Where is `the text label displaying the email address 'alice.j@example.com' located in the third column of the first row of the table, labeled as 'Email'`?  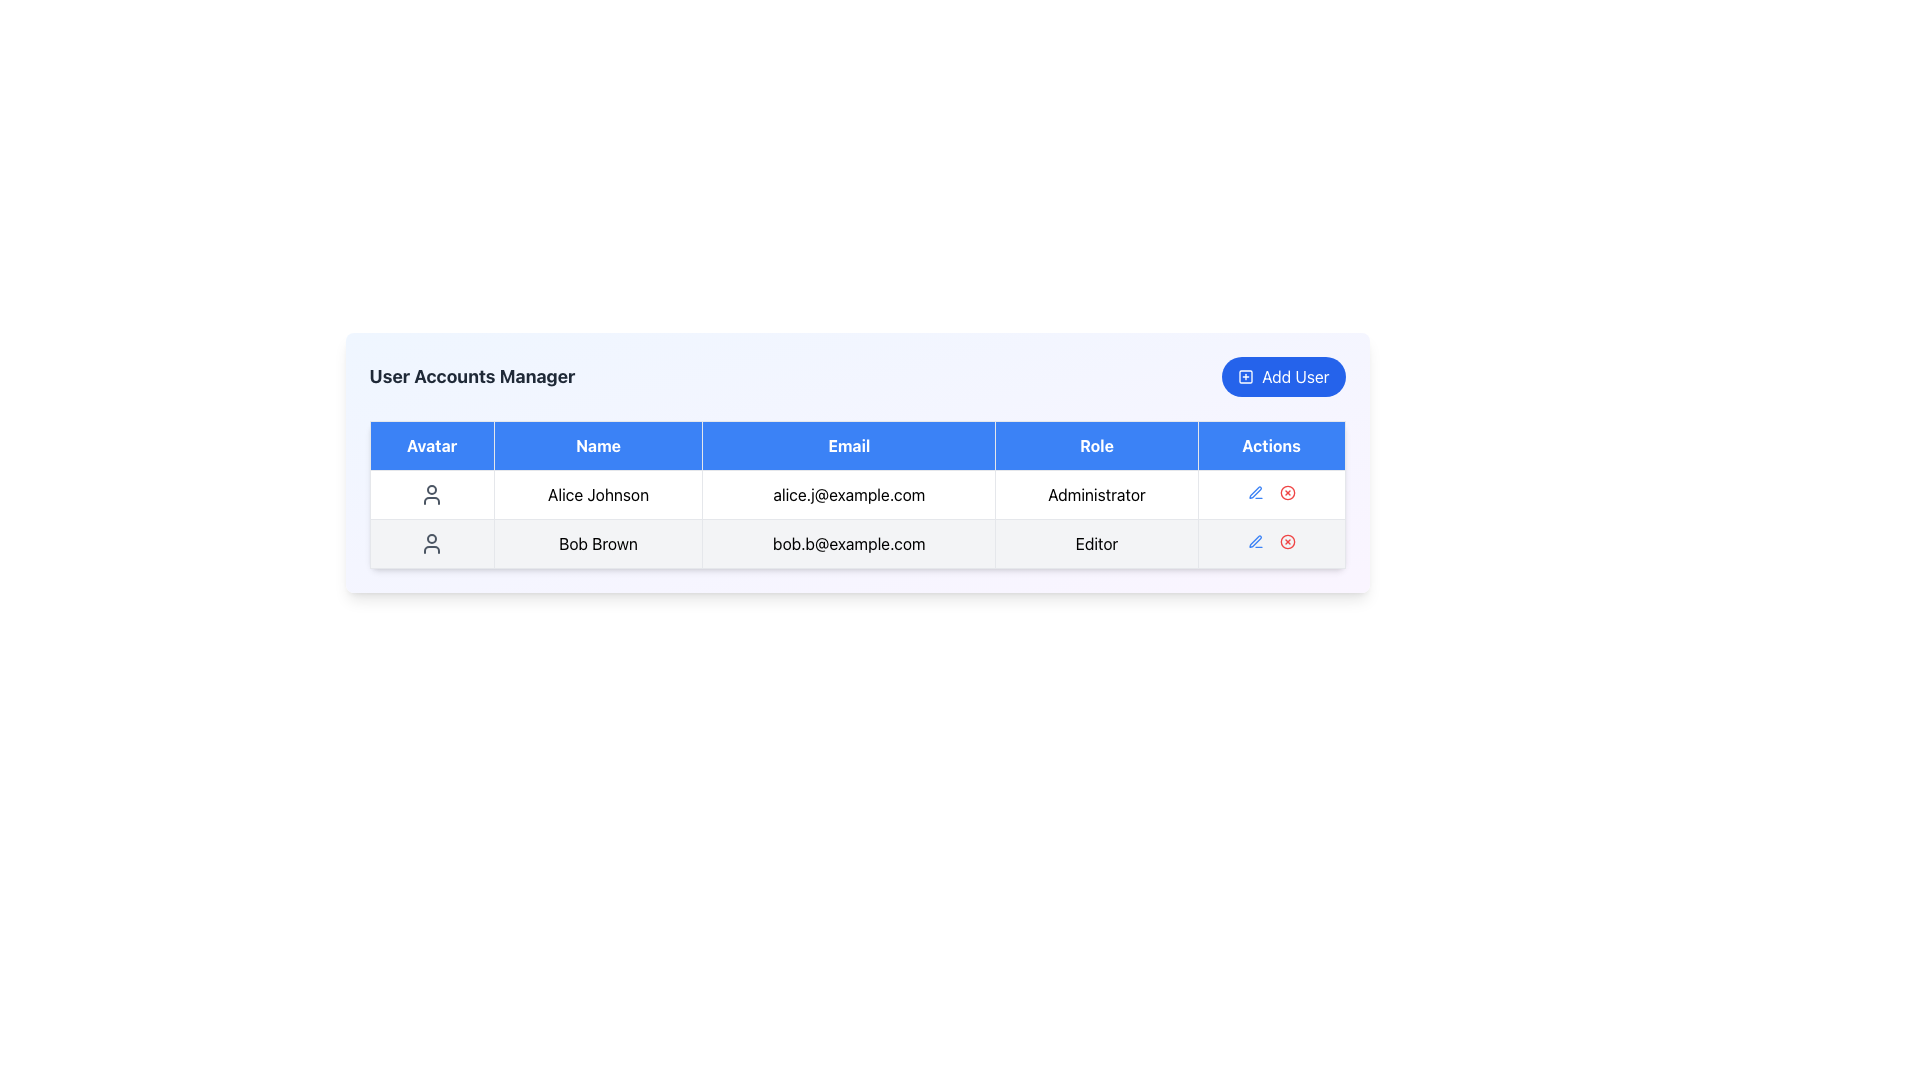 the text label displaying the email address 'alice.j@example.com' located in the third column of the first row of the table, labeled as 'Email' is located at coordinates (849, 494).